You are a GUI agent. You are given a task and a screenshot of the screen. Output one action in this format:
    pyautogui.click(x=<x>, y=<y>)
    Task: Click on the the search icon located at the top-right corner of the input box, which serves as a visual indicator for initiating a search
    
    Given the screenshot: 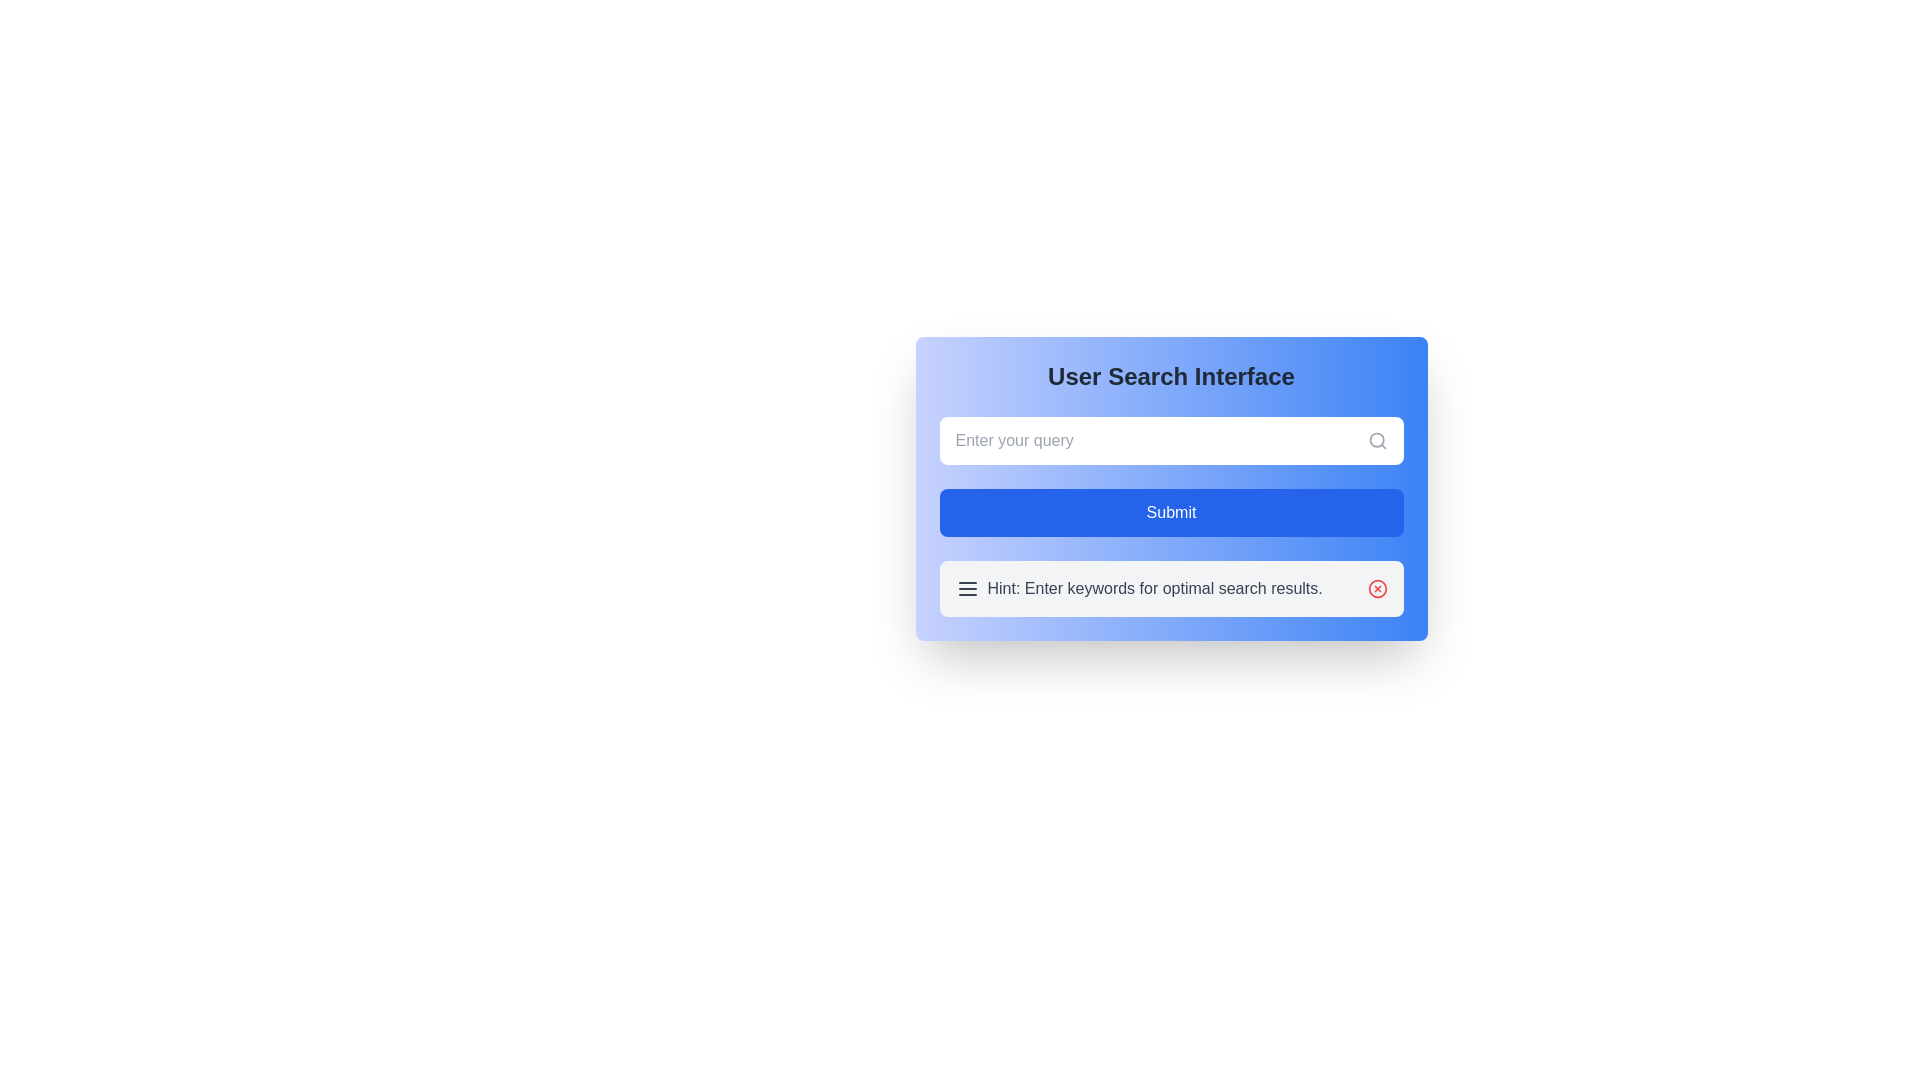 What is the action you would take?
    pyautogui.click(x=1376, y=439)
    